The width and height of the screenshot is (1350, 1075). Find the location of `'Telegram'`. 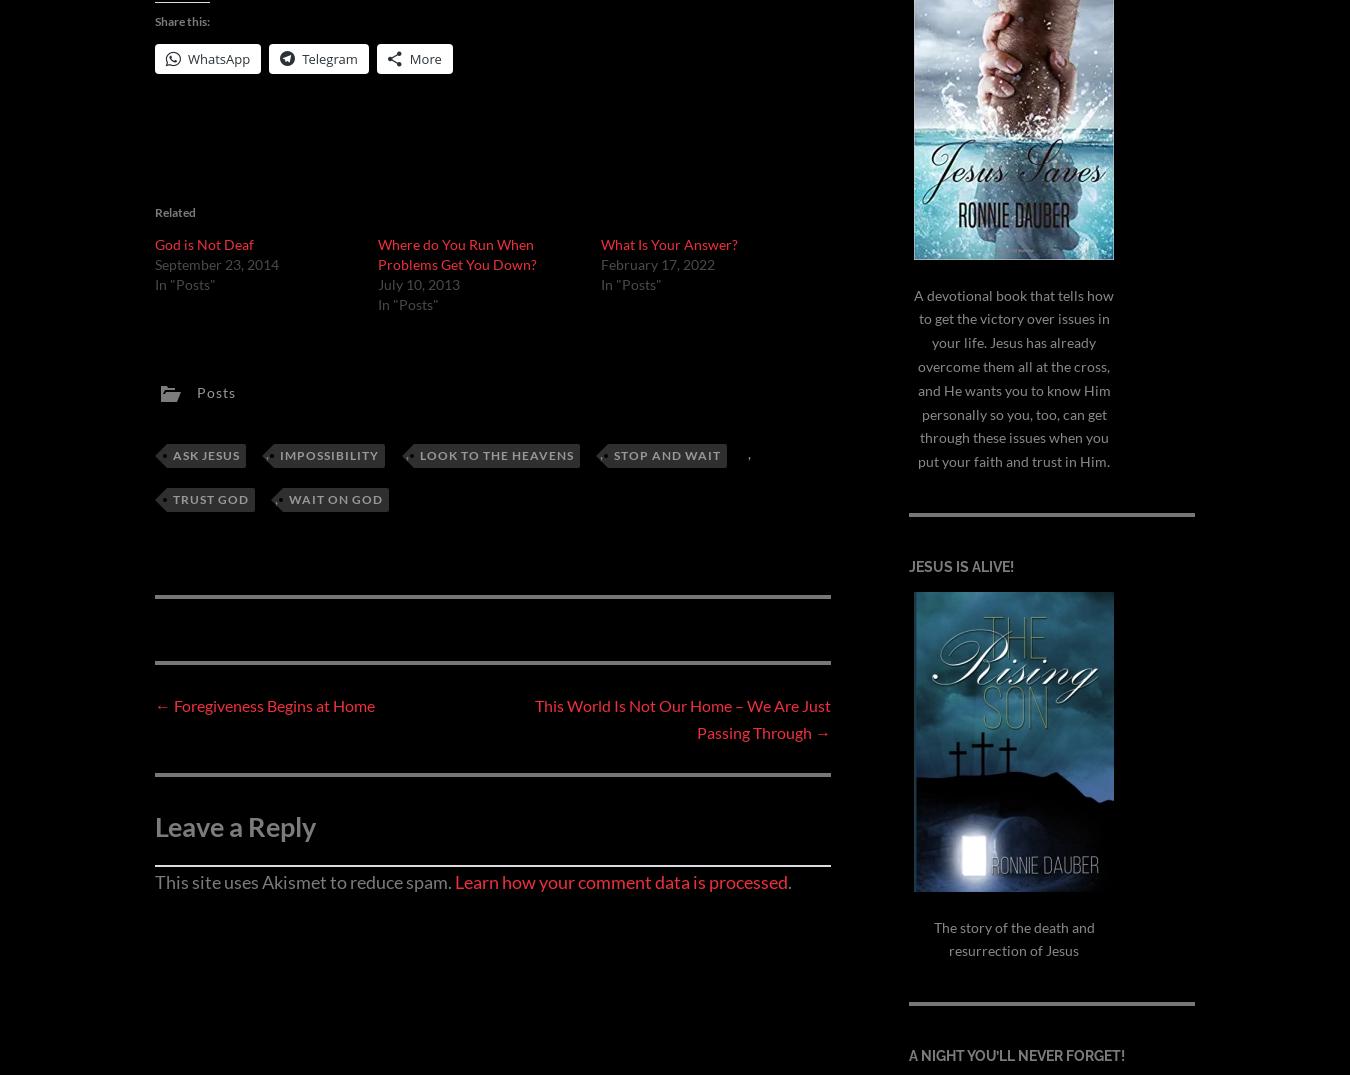

'Telegram' is located at coordinates (328, 58).